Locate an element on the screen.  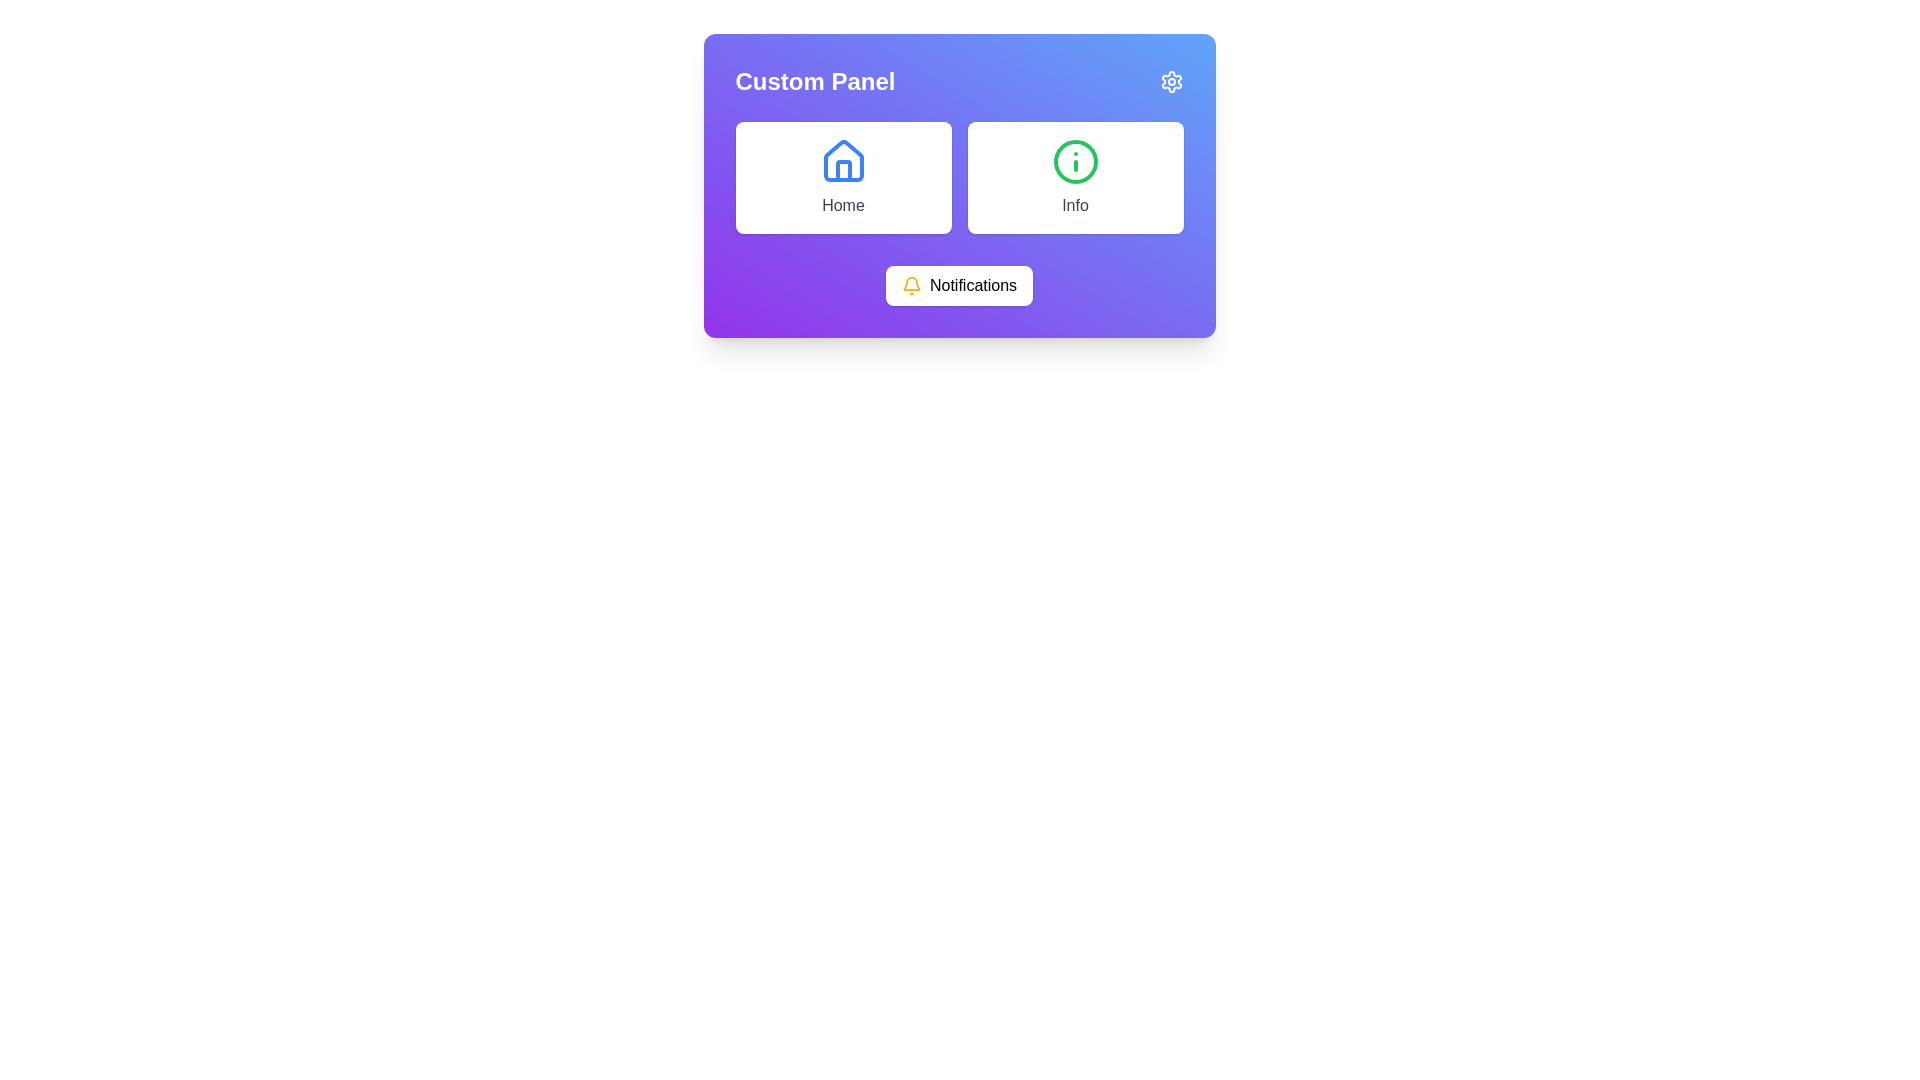
the green circular icon with a bold green lowercase 'i' located in the upper-right section of the interface, to the right of the 'Home' button is located at coordinates (1074, 161).